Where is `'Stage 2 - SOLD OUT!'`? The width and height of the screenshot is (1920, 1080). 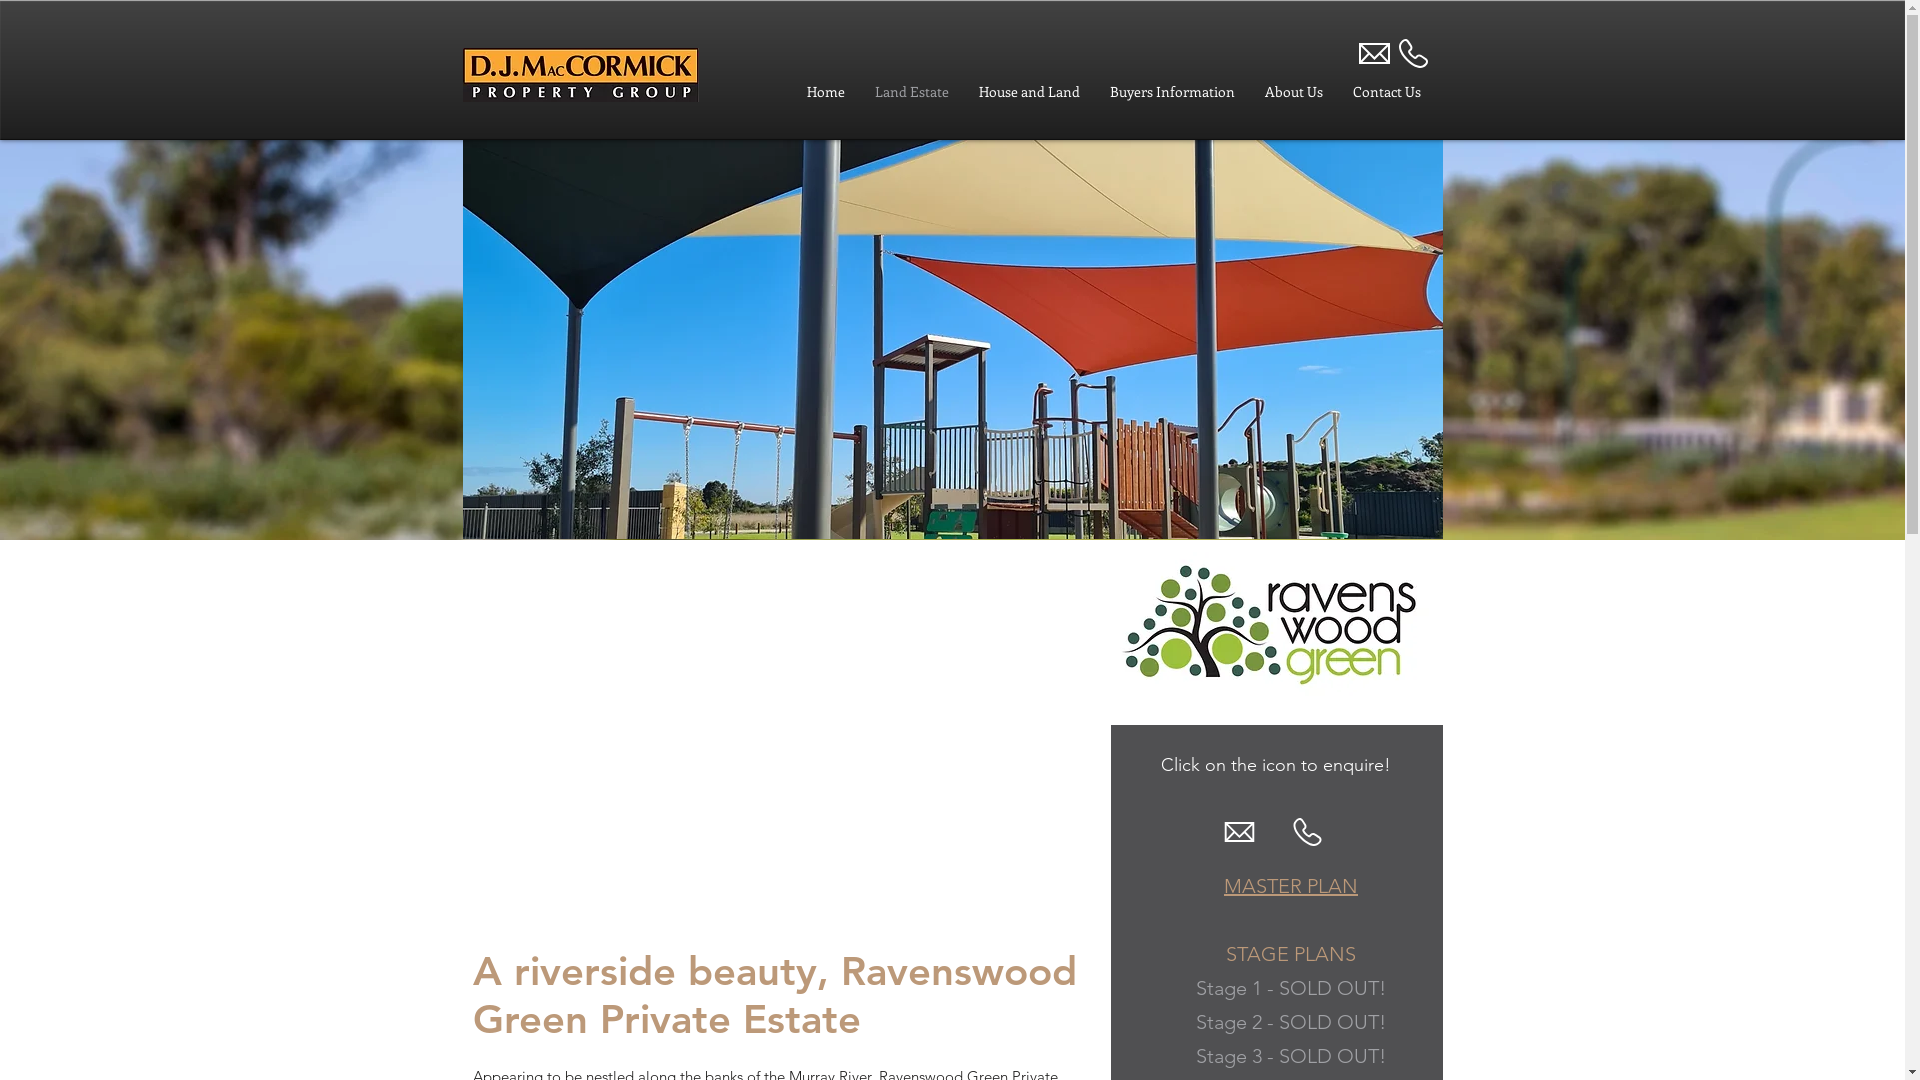 'Stage 2 - SOLD OUT!' is located at coordinates (1195, 1022).